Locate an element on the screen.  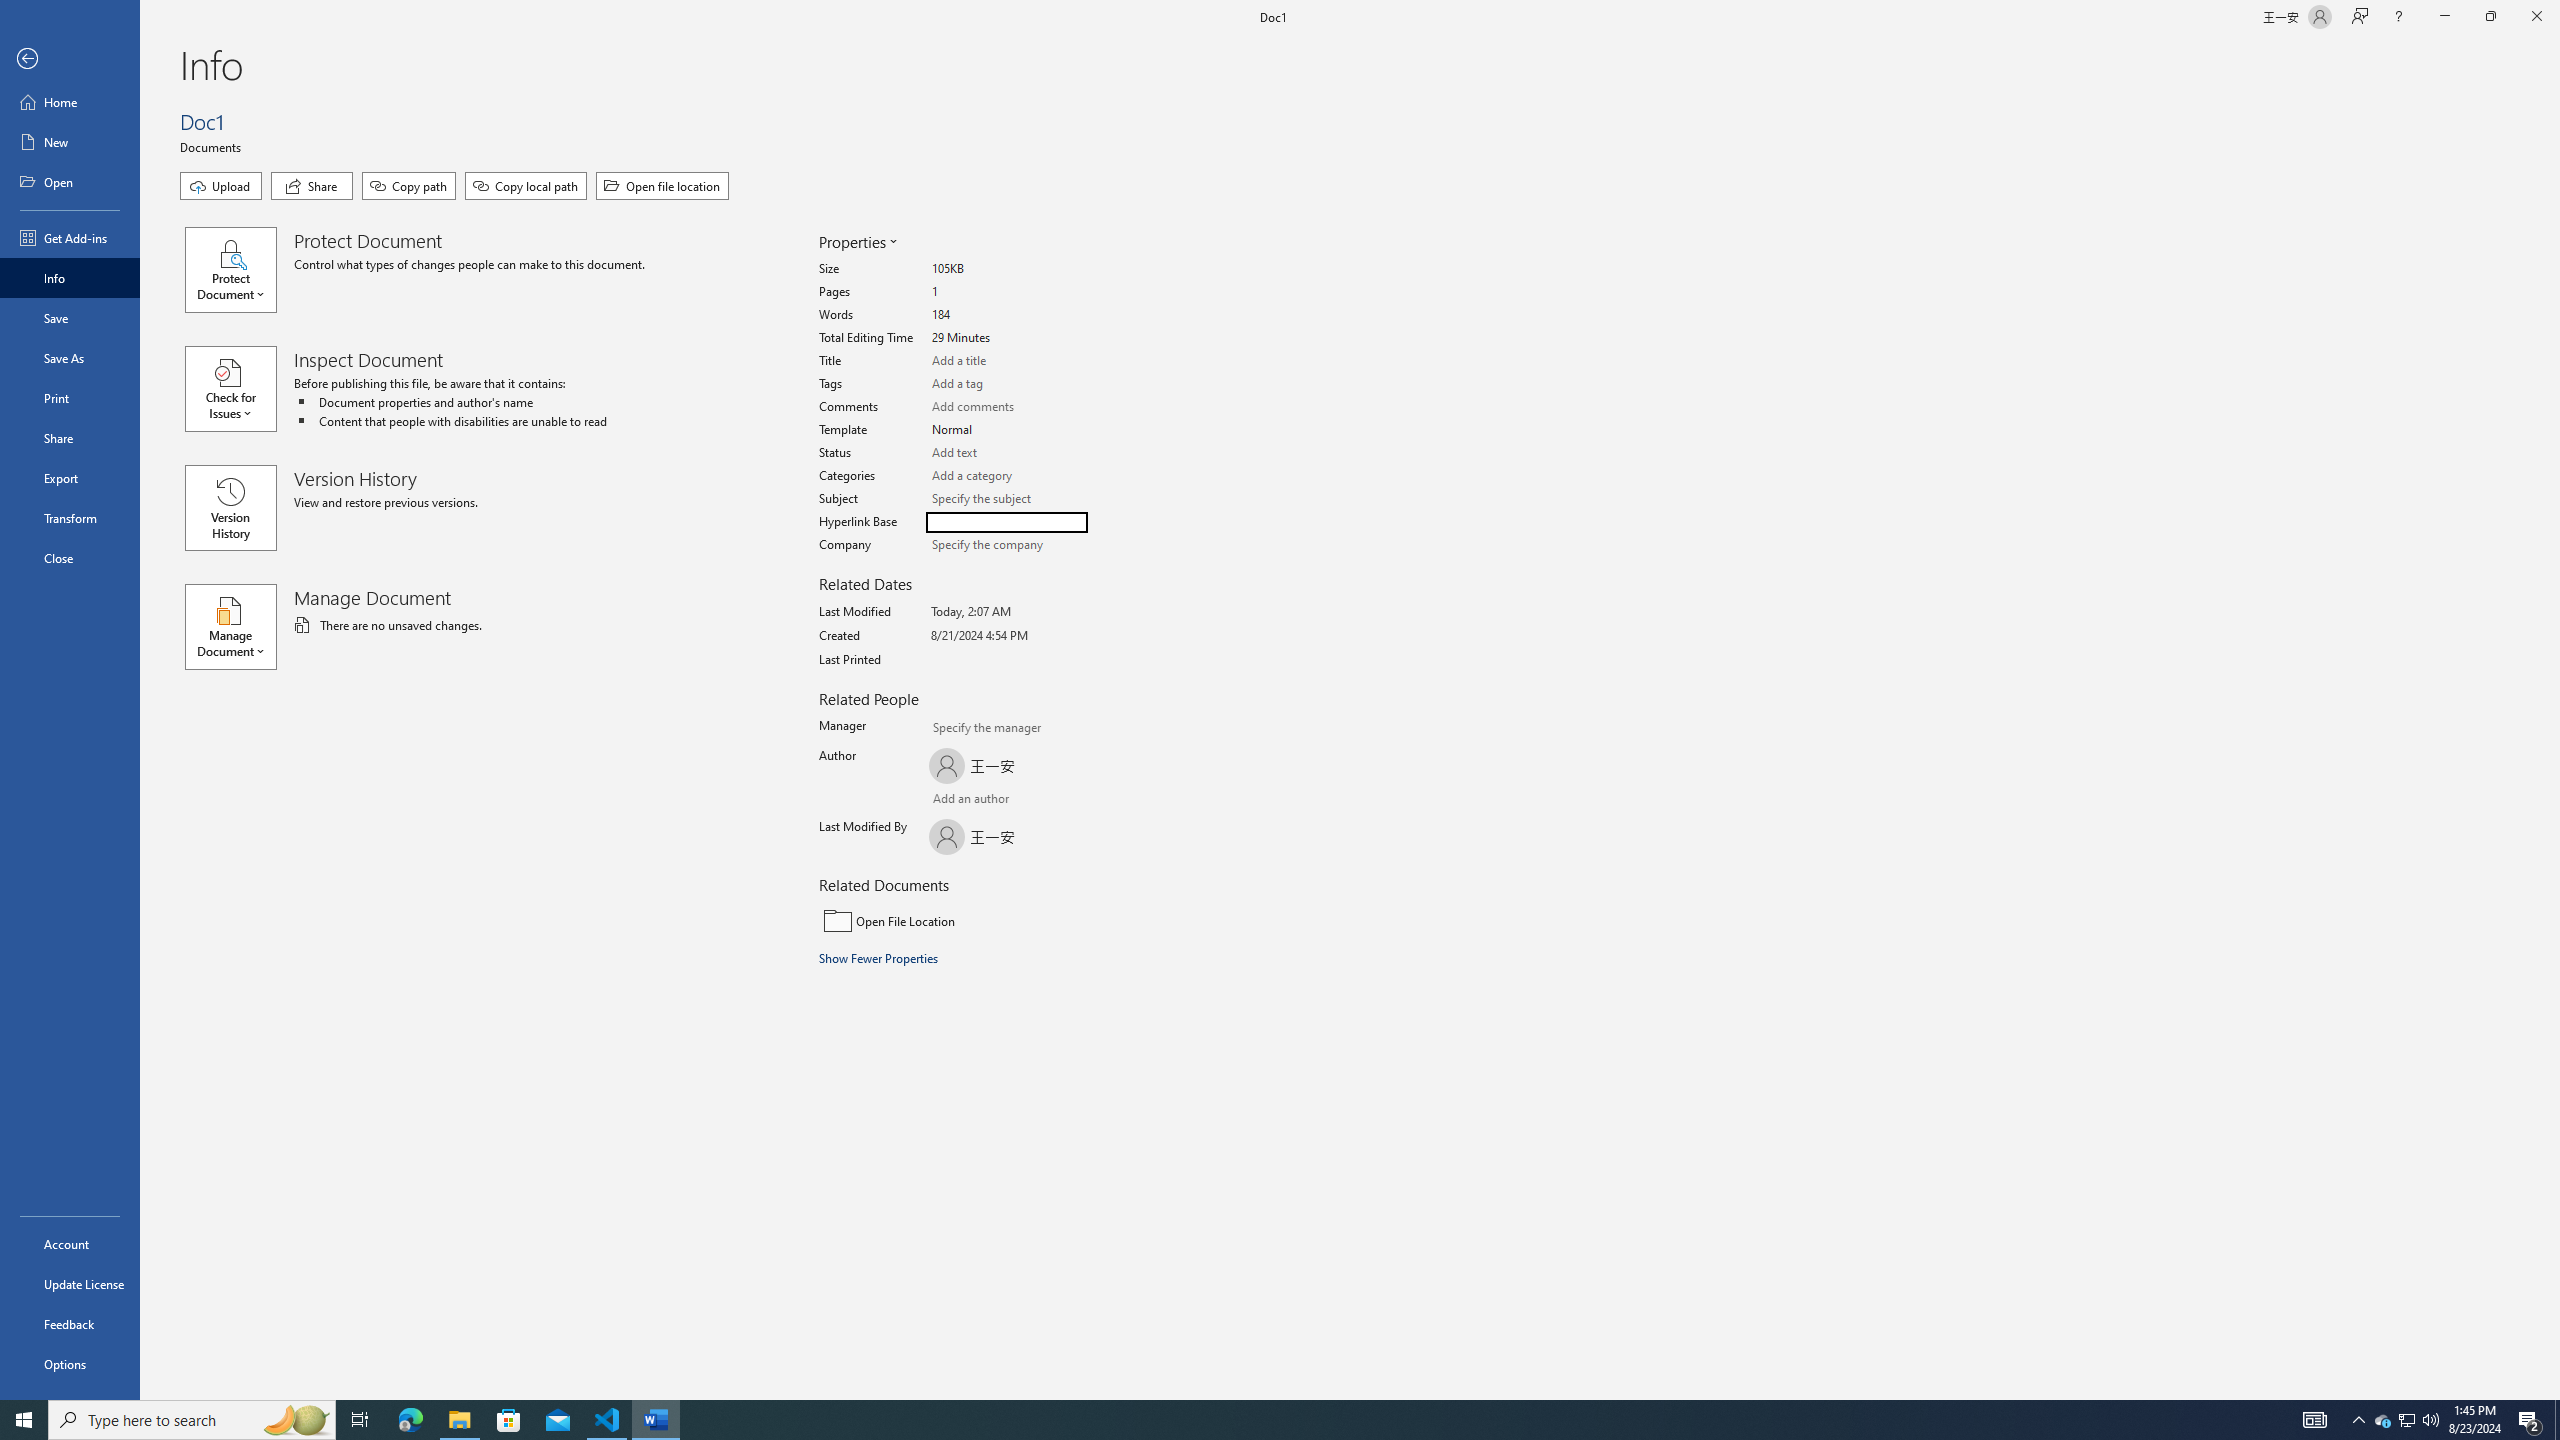
'Hyperlink Base' is located at coordinates (1006, 521).